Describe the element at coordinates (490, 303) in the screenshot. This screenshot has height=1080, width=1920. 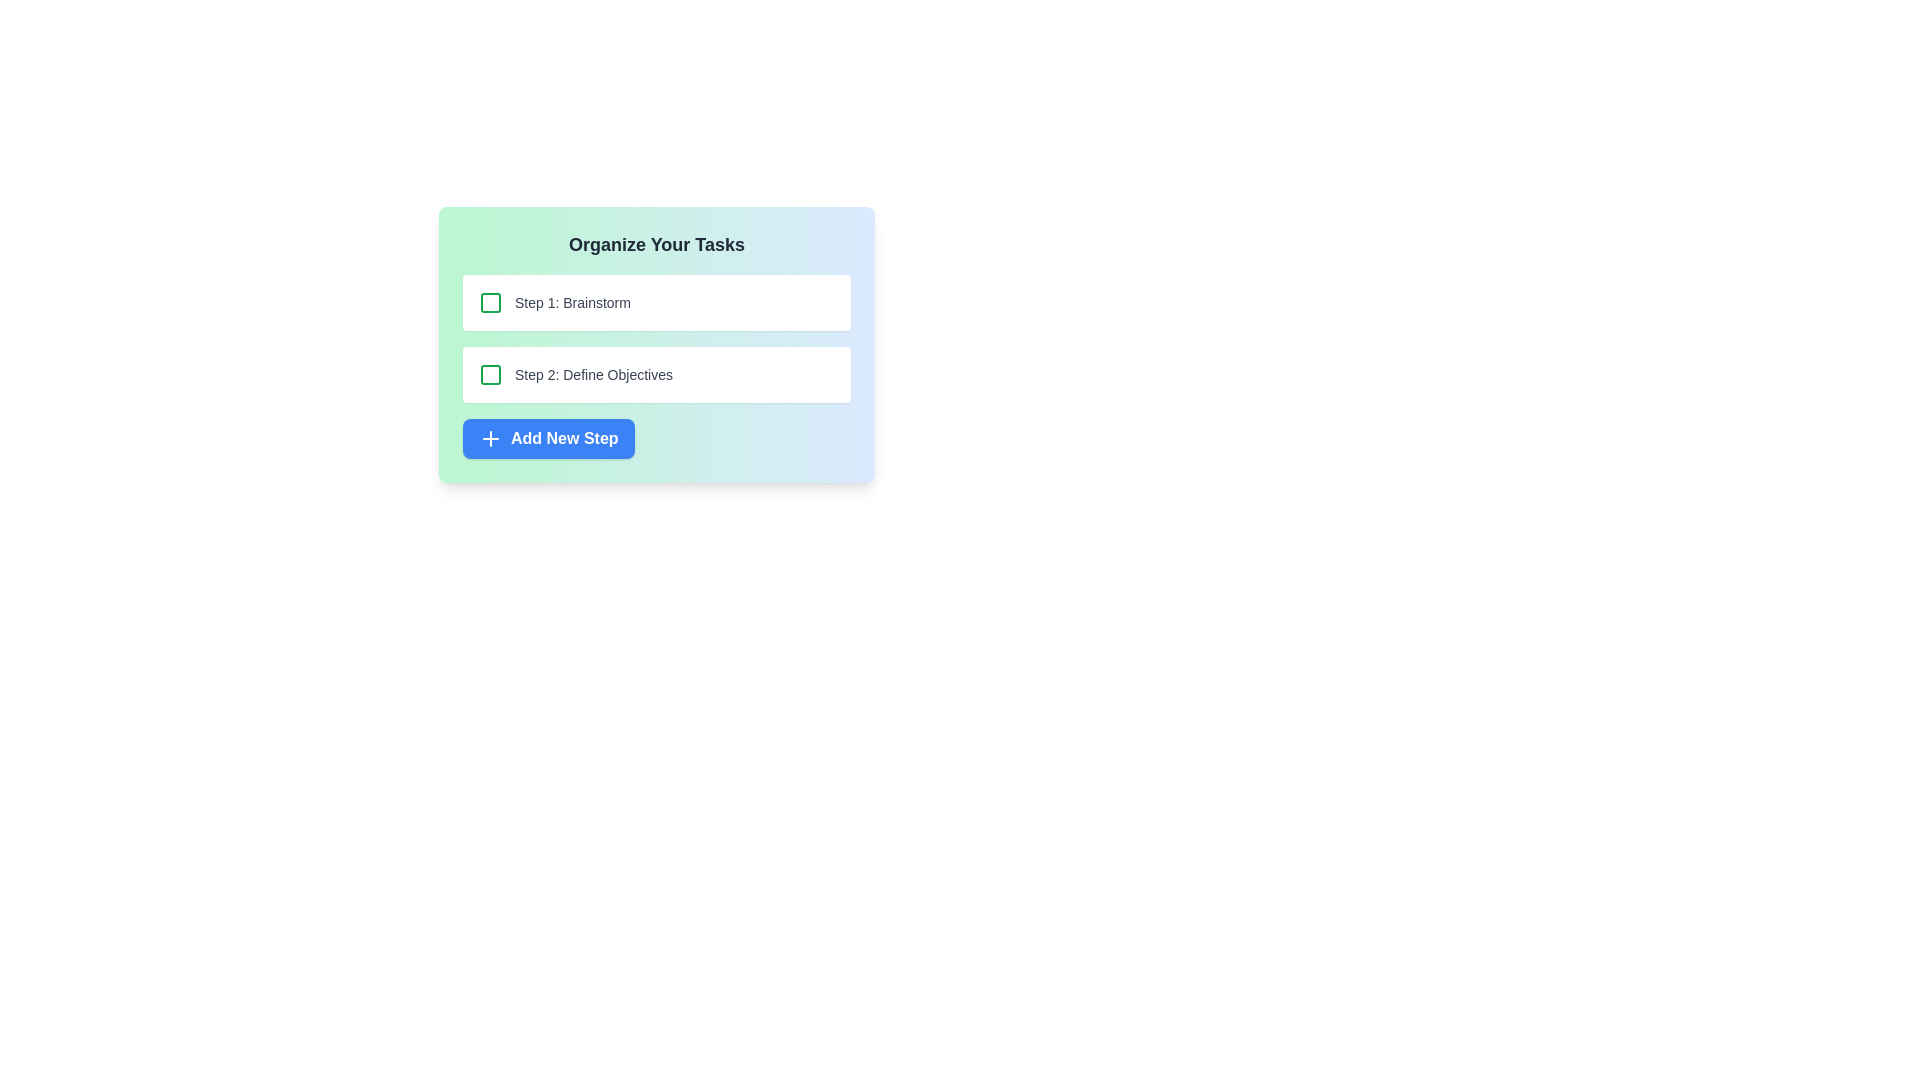
I see `the icon representing the first step in the task list, which is located adjacent to the text 'Step 1: Brainstorm'` at that location.